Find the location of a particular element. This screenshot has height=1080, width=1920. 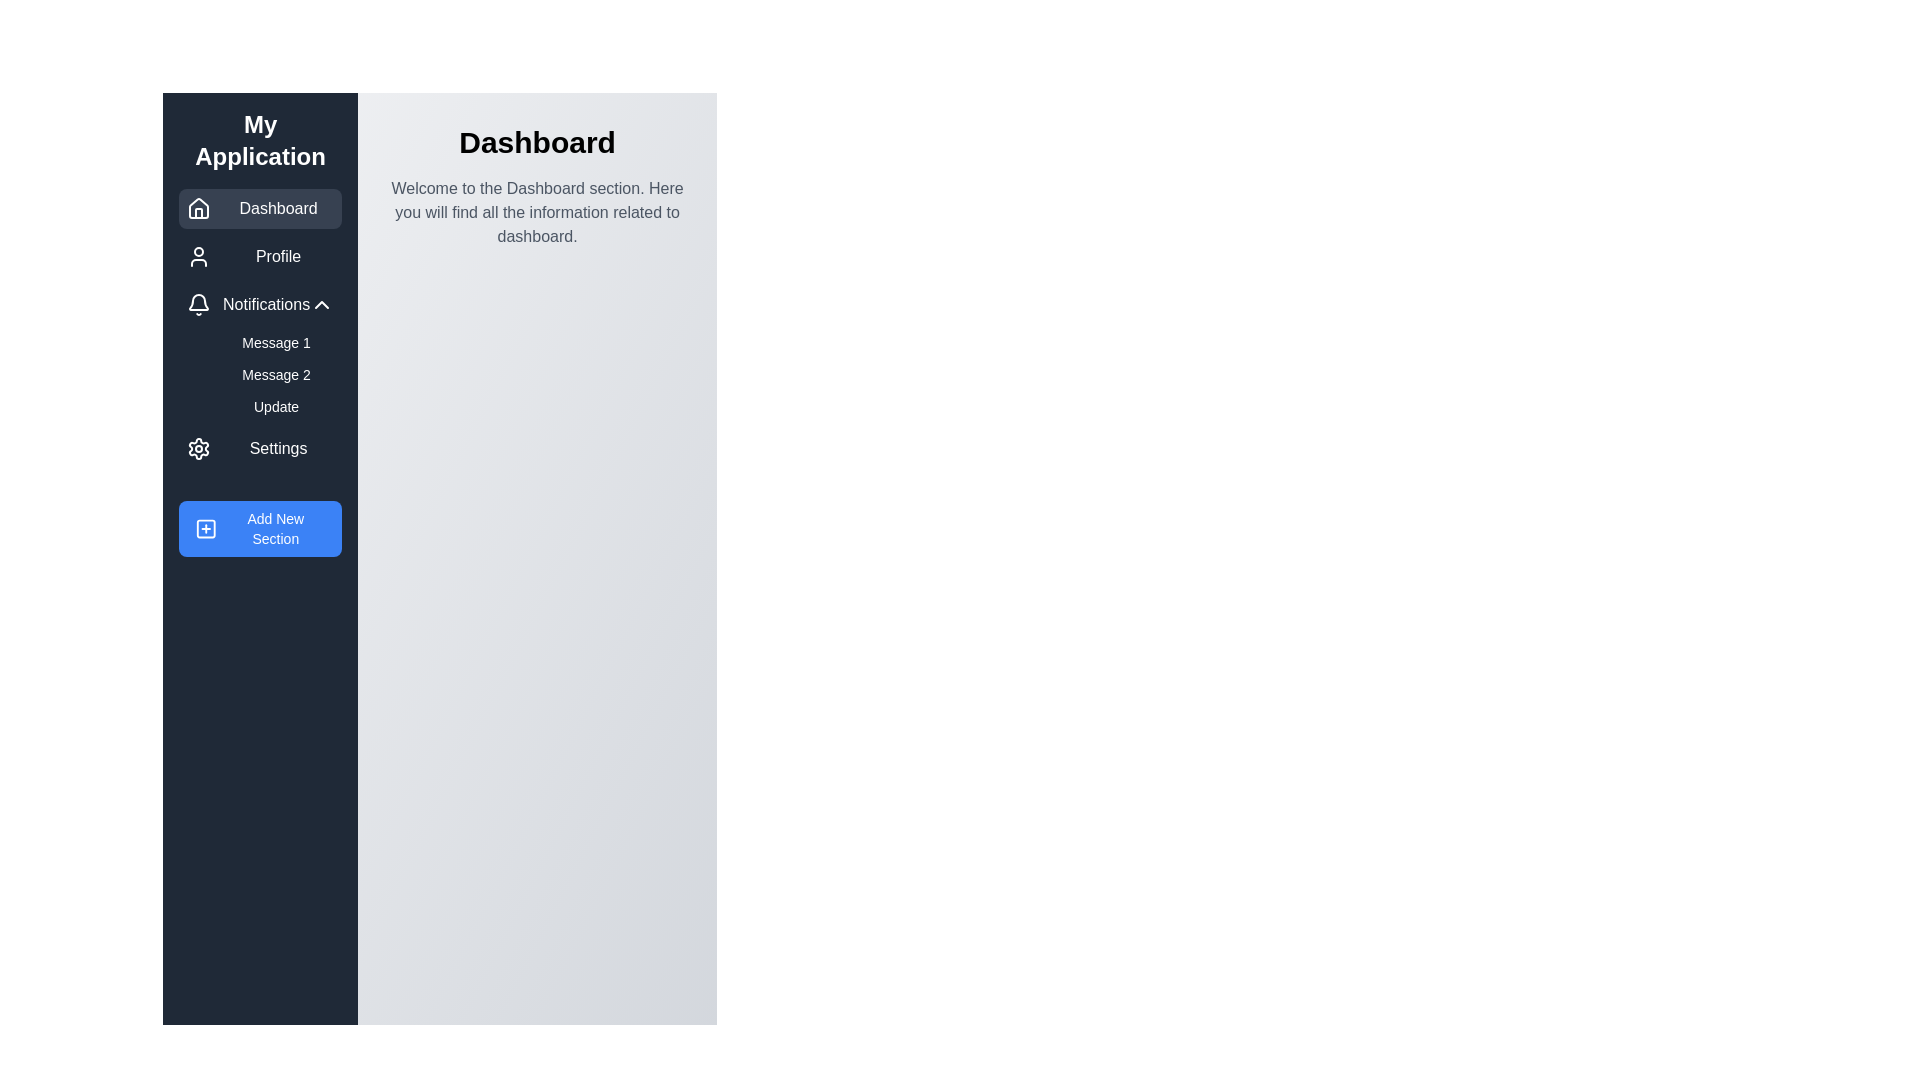

informational text displayed in the text label beneath the 'Dashboard' heading, which contains the message: 'Welcome to the Dashboard section. Here you will find all the information related to dashboard.' is located at coordinates (537, 212).